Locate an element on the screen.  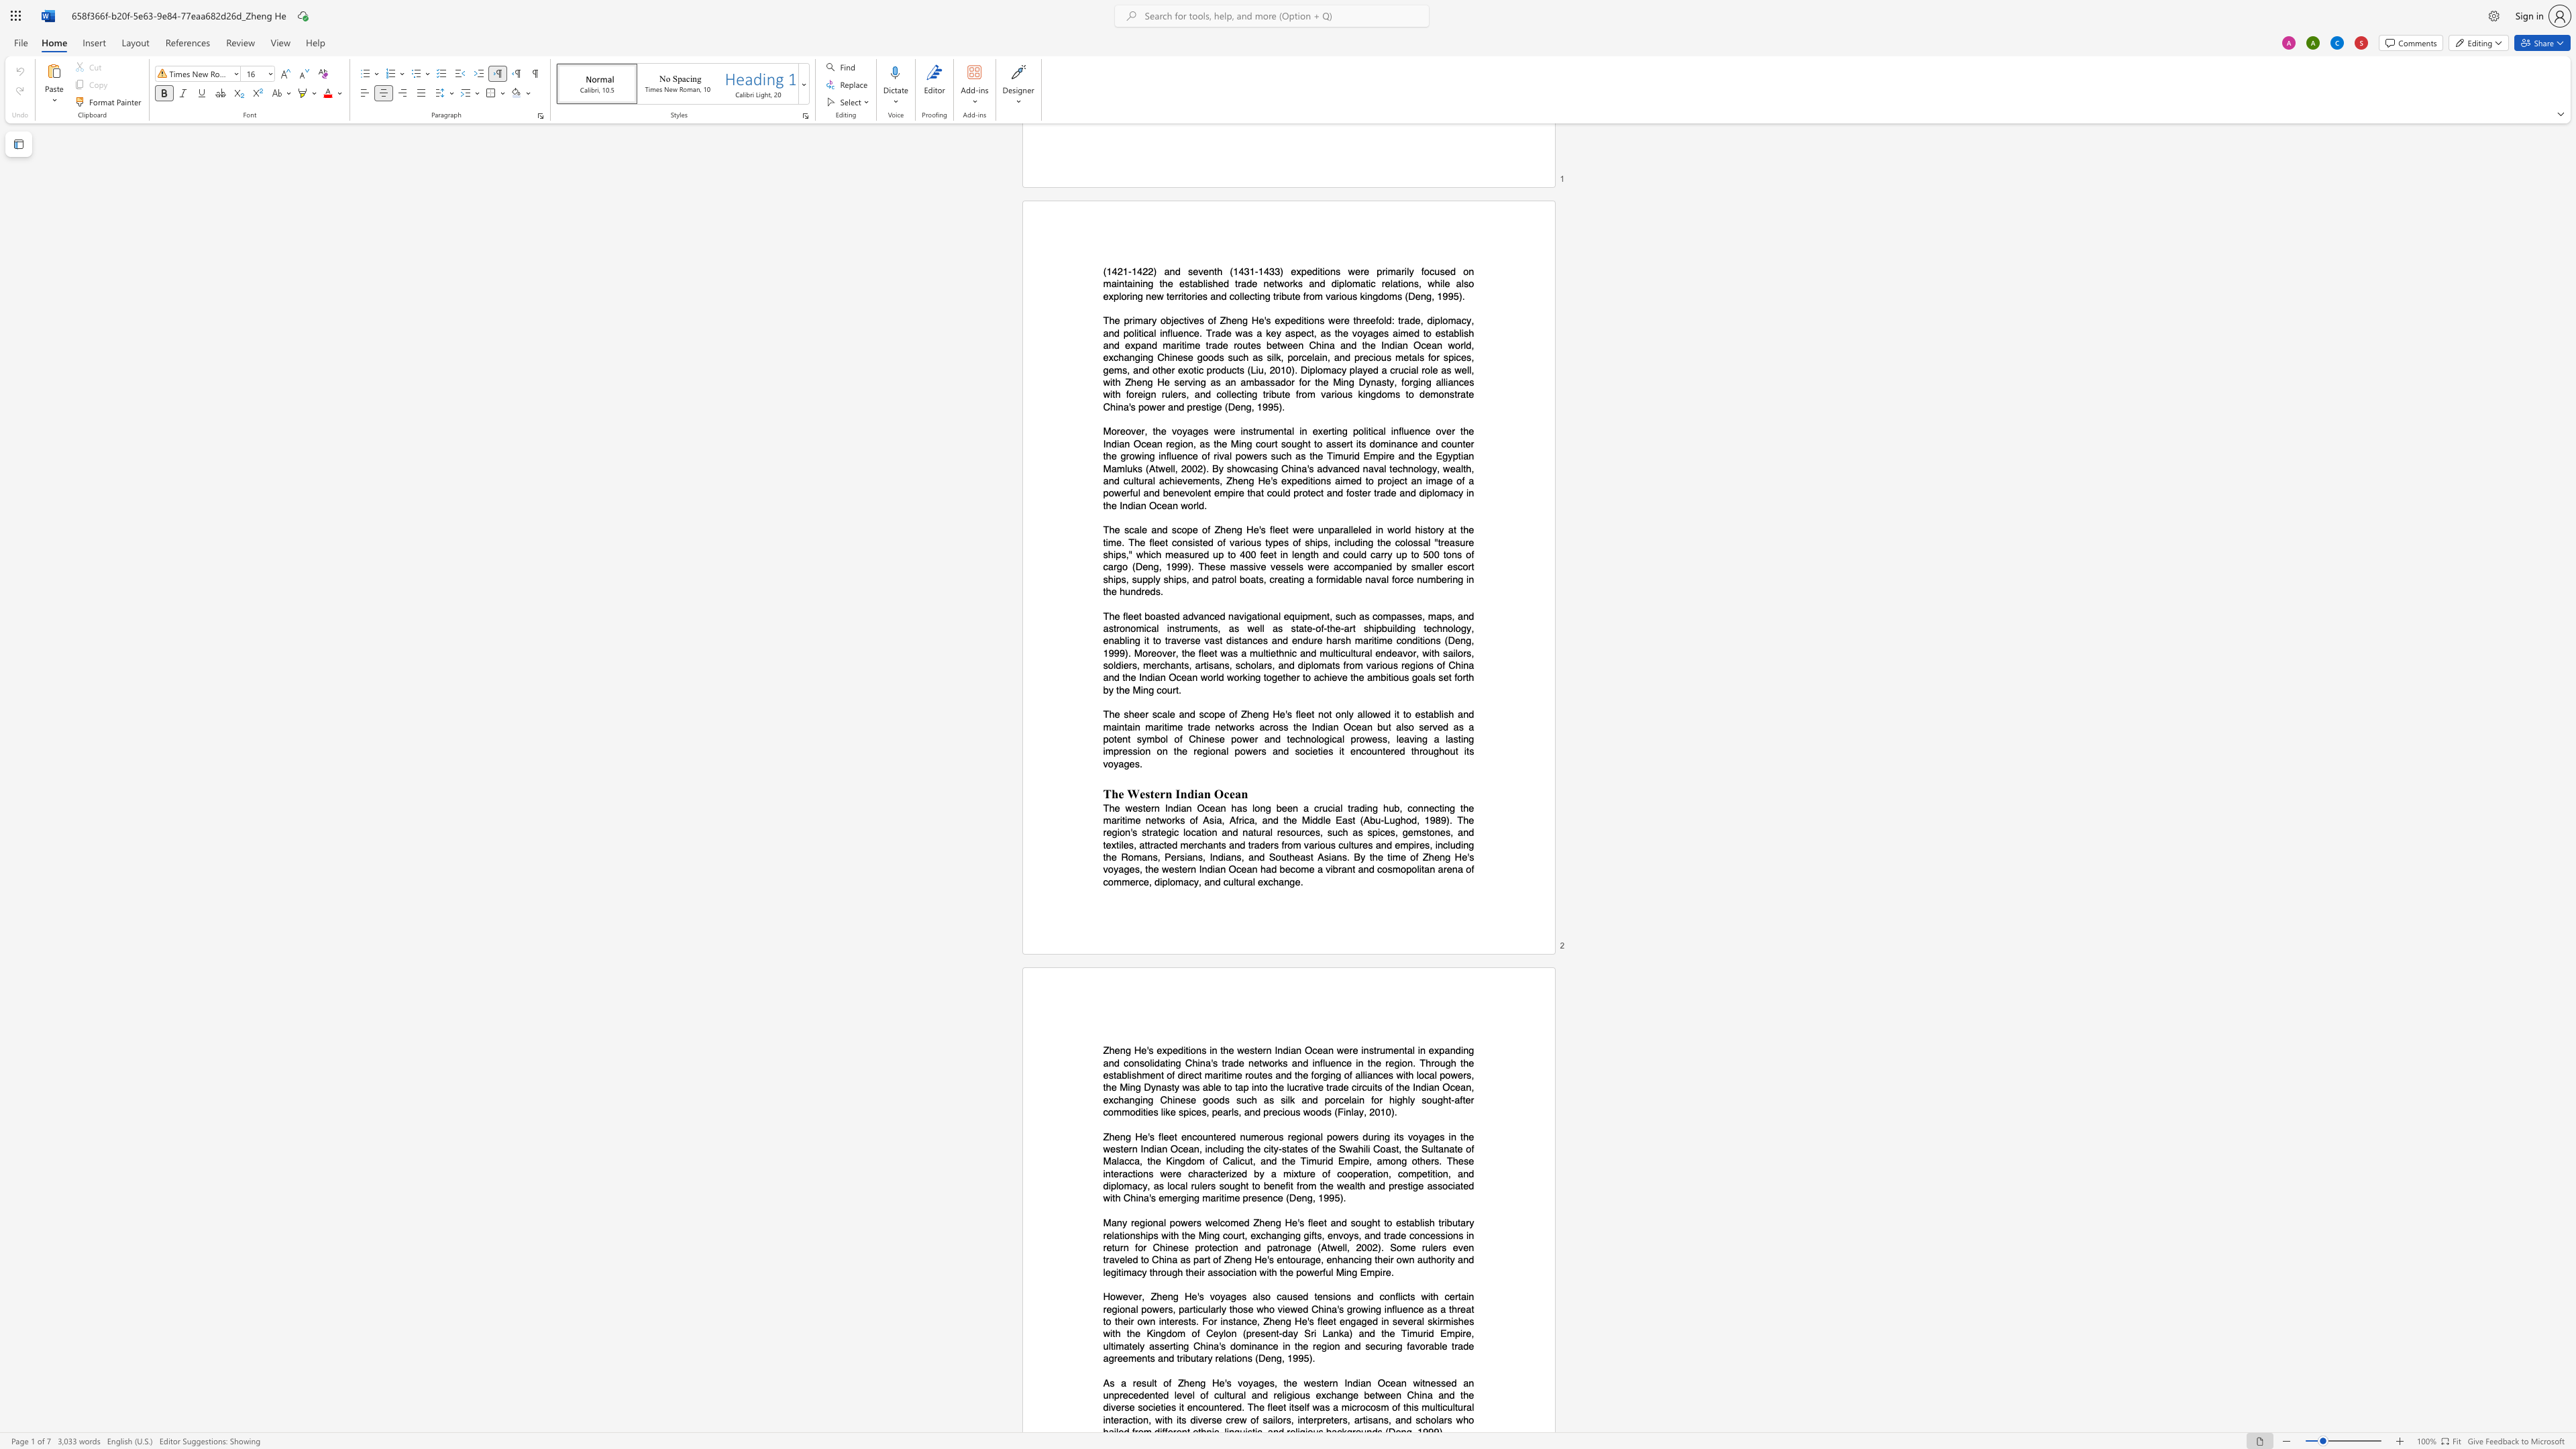
the subset text "reements and tributary relations (Deng, 199" within the text "China" is located at coordinates (1114, 1358).